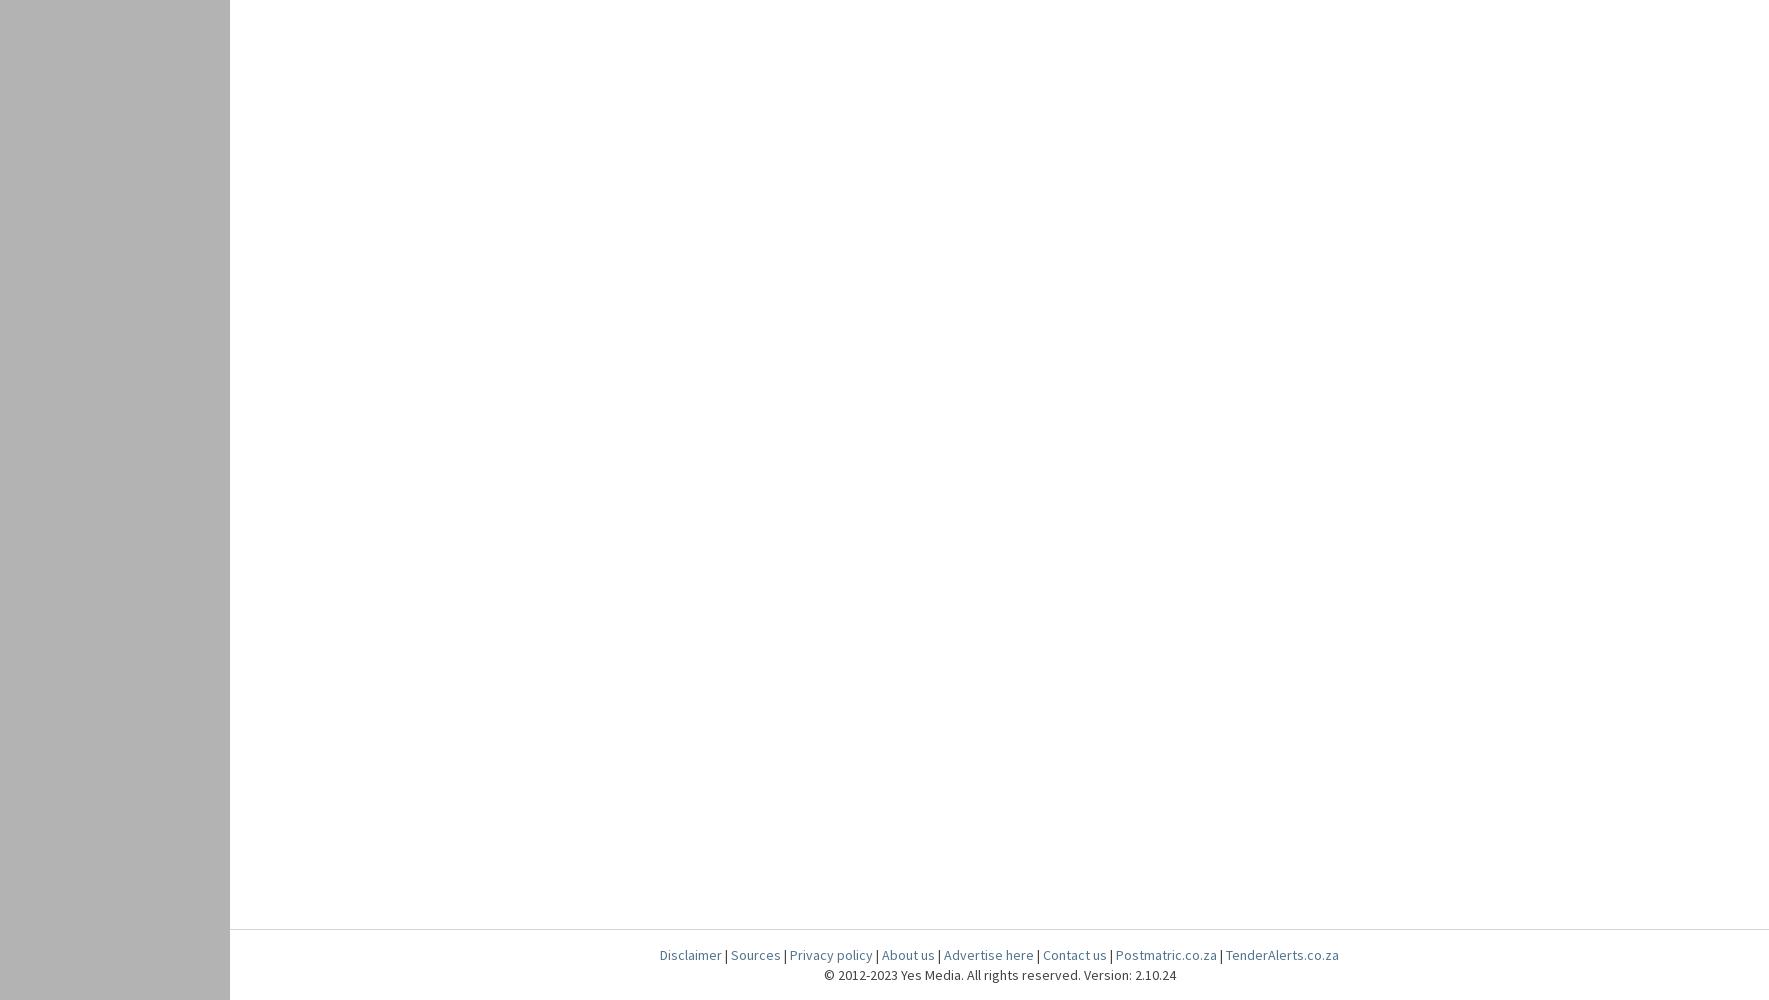 The image size is (1769, 1000). I want to click on 'Postmatric.co.za', so click(1165, 954).